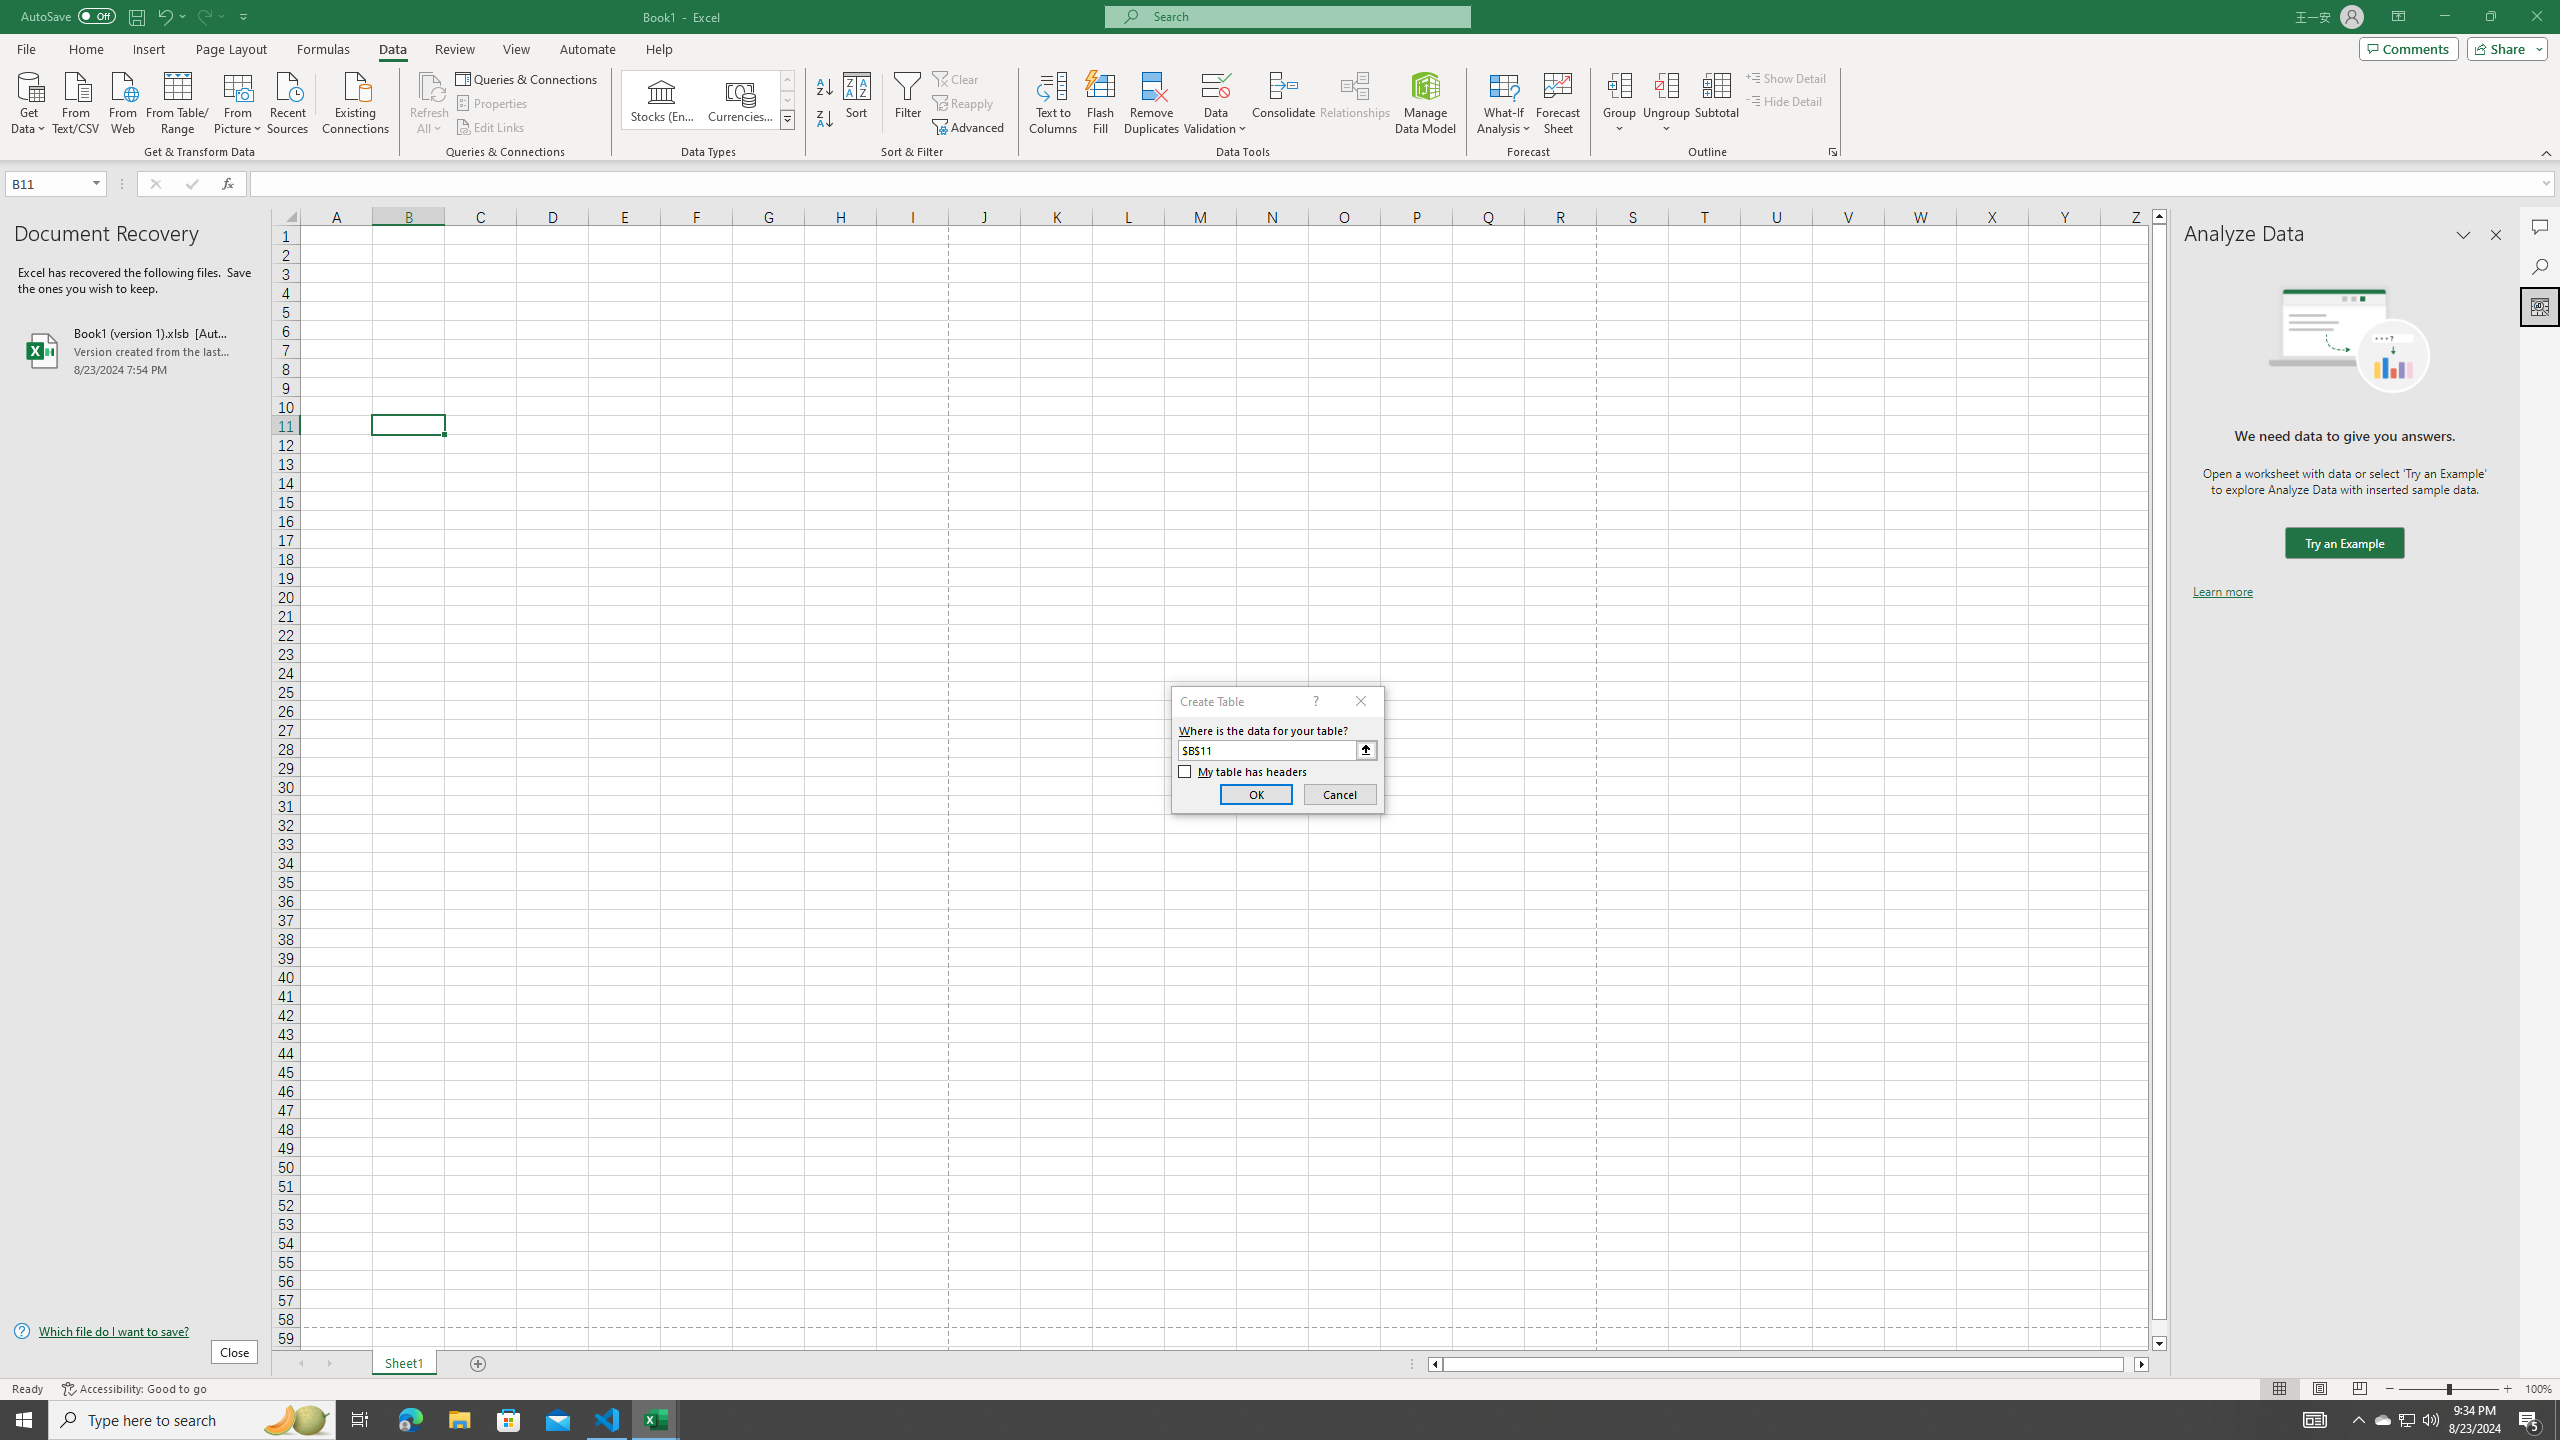  What do you see at coordinates (738, 99) in the screenshot?
I see `'Currencies (English)'` at bounding box center [738, 99].